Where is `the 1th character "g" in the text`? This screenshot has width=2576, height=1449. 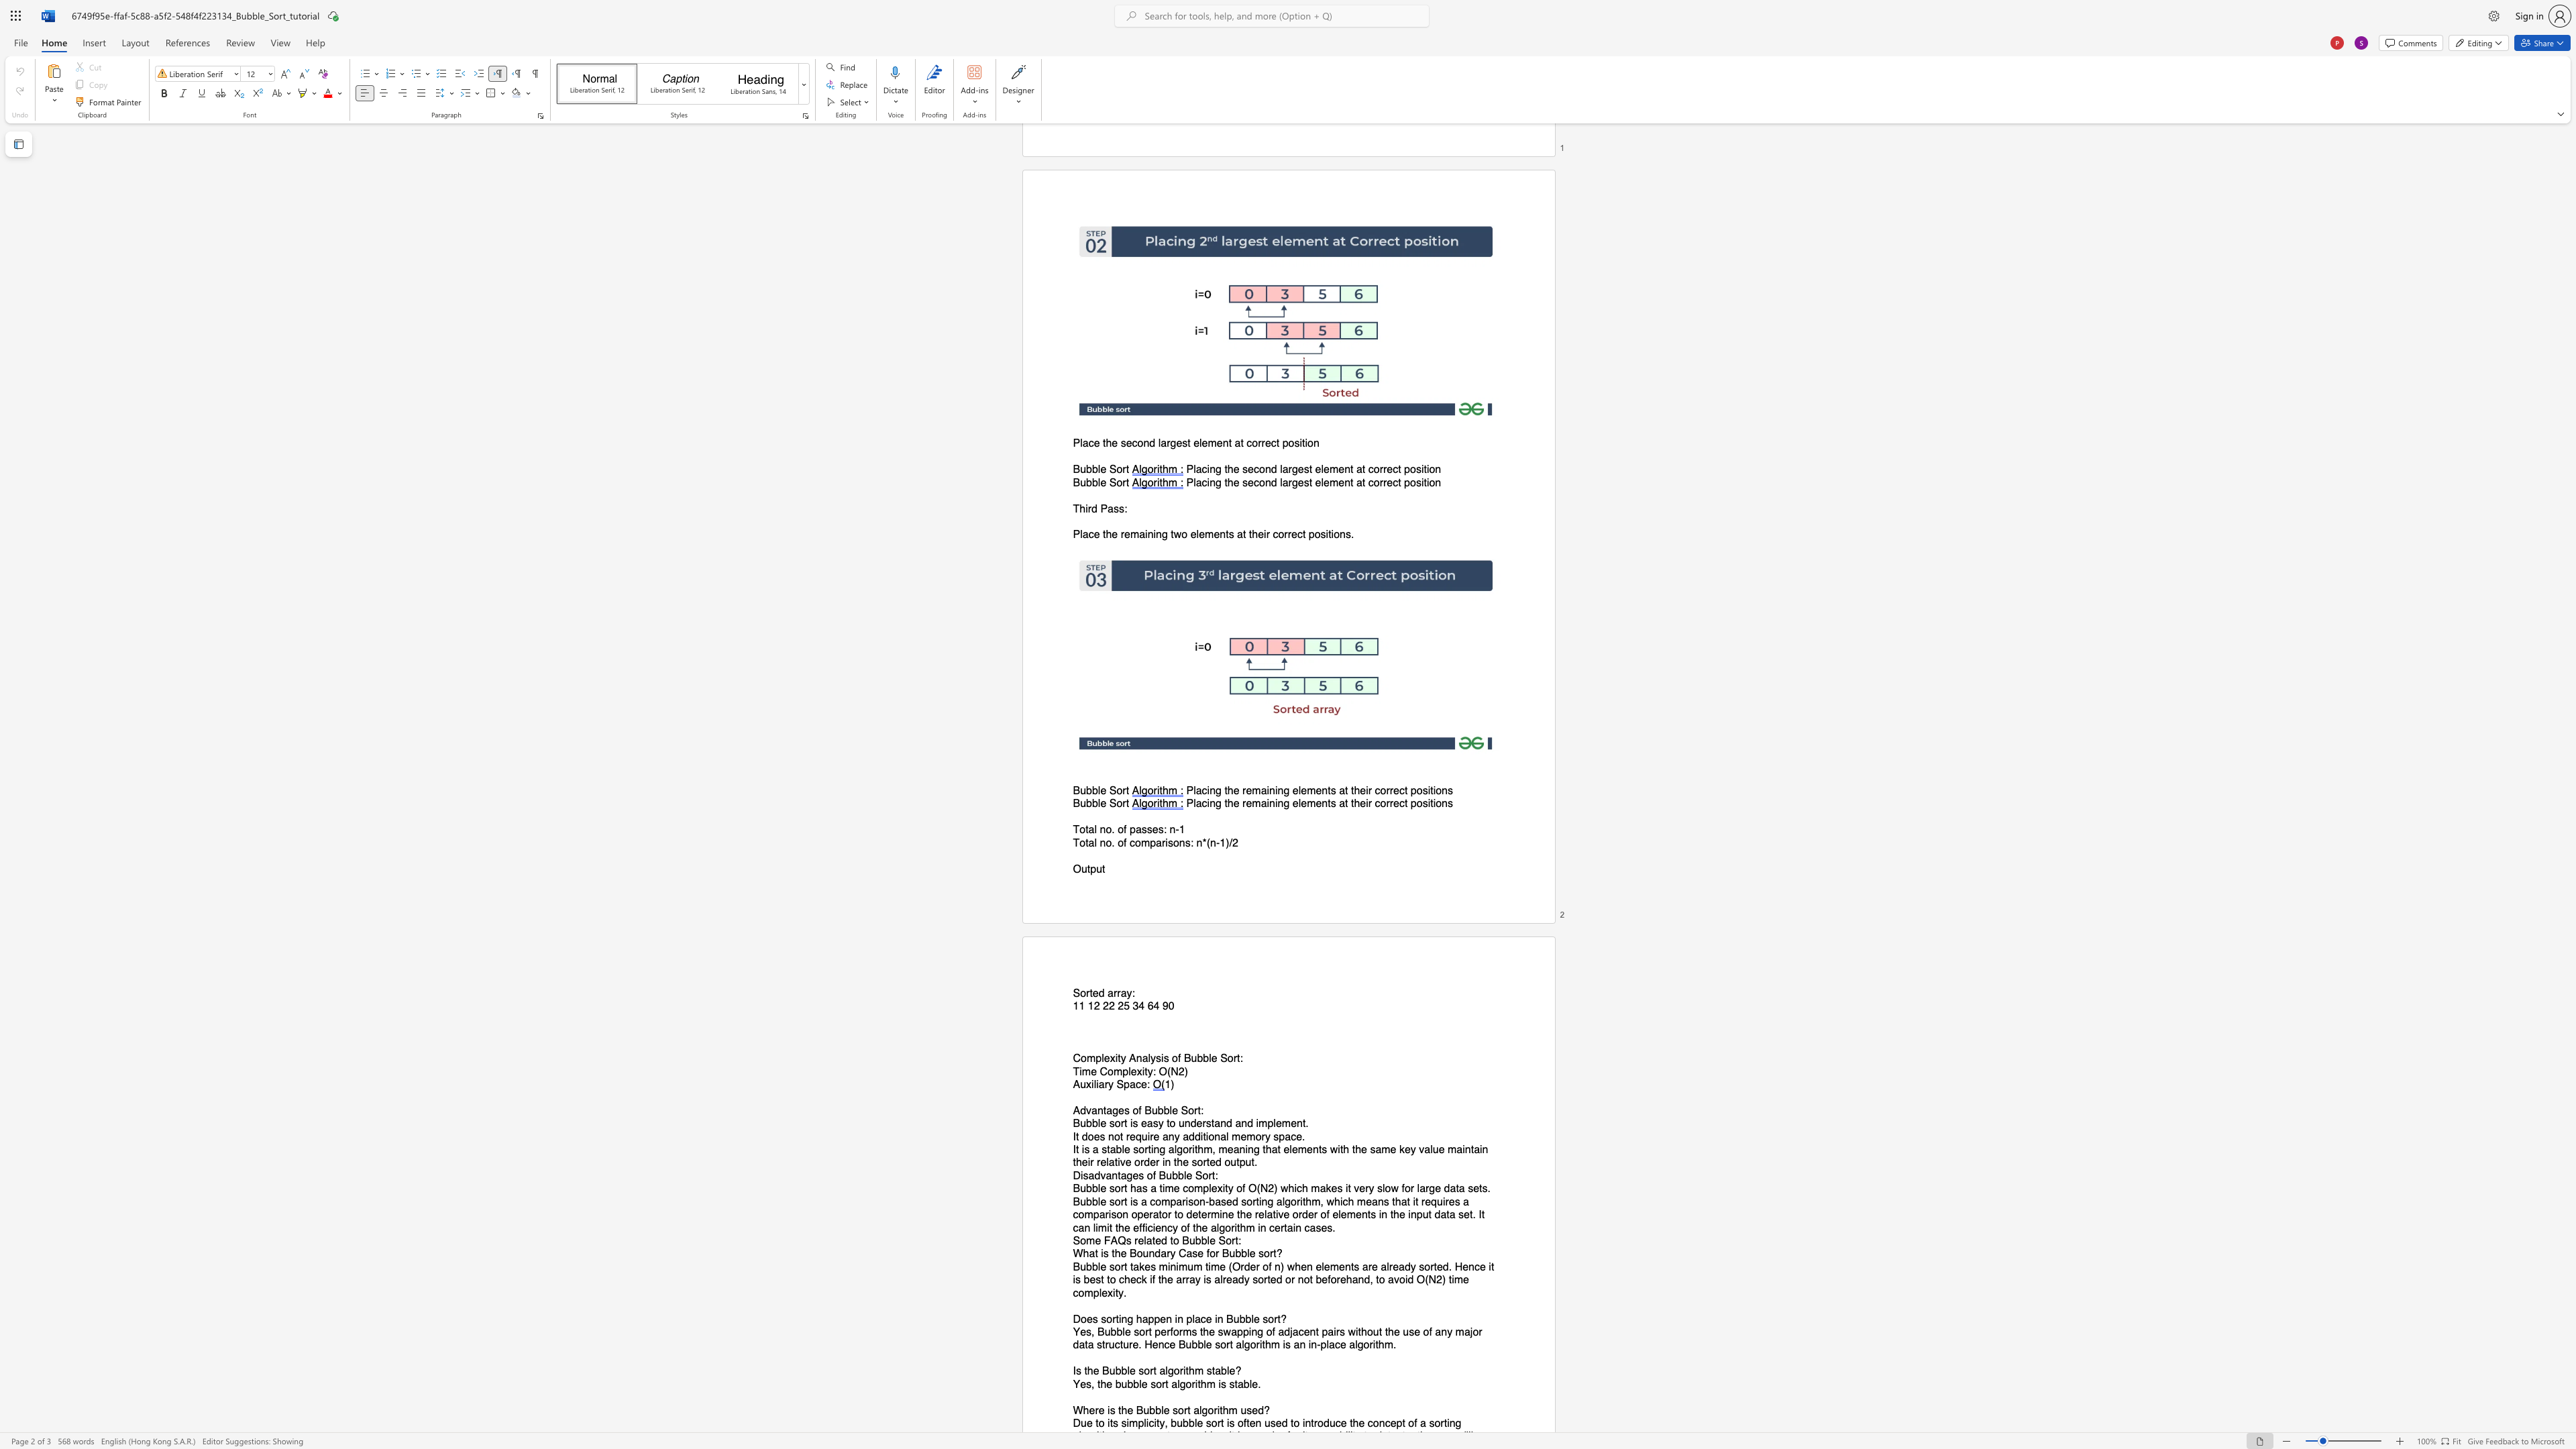 the 1th character "g" in the text is located at coordinates (1218, 804).